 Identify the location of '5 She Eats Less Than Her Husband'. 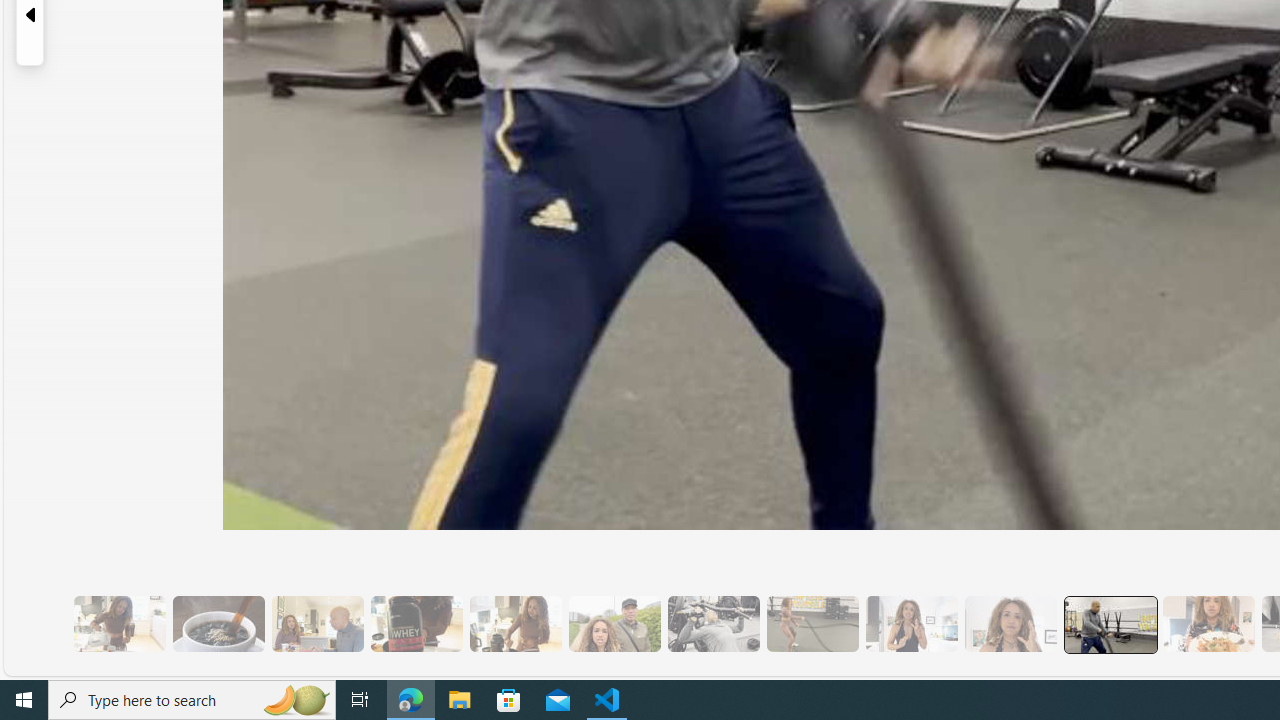
(316, 623).